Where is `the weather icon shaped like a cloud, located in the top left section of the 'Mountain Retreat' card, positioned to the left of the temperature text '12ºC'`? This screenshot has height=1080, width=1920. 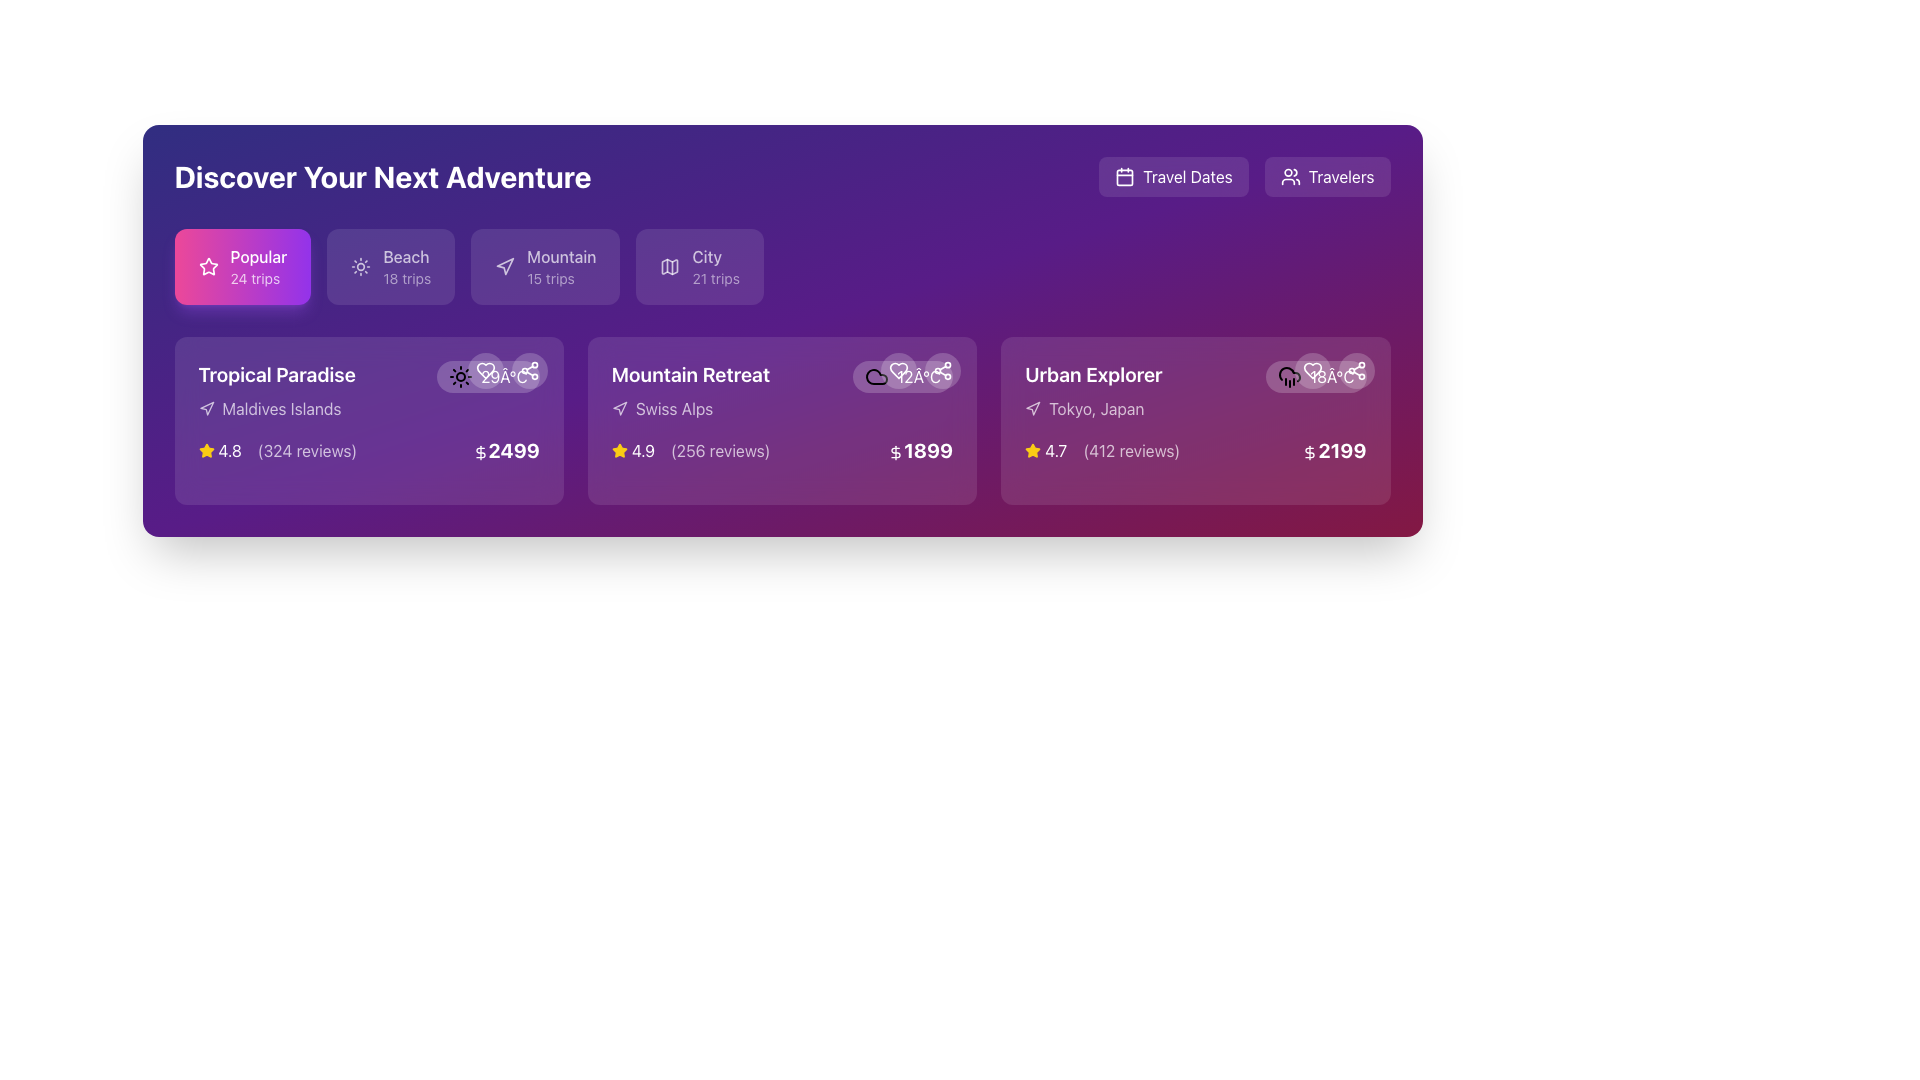 the weather icon shaped like a cloud, located in the top left section of the 'Mountain Retreat' card, positioned to the left of the temperature text '12ºC' is located at coordinates (877, 377).